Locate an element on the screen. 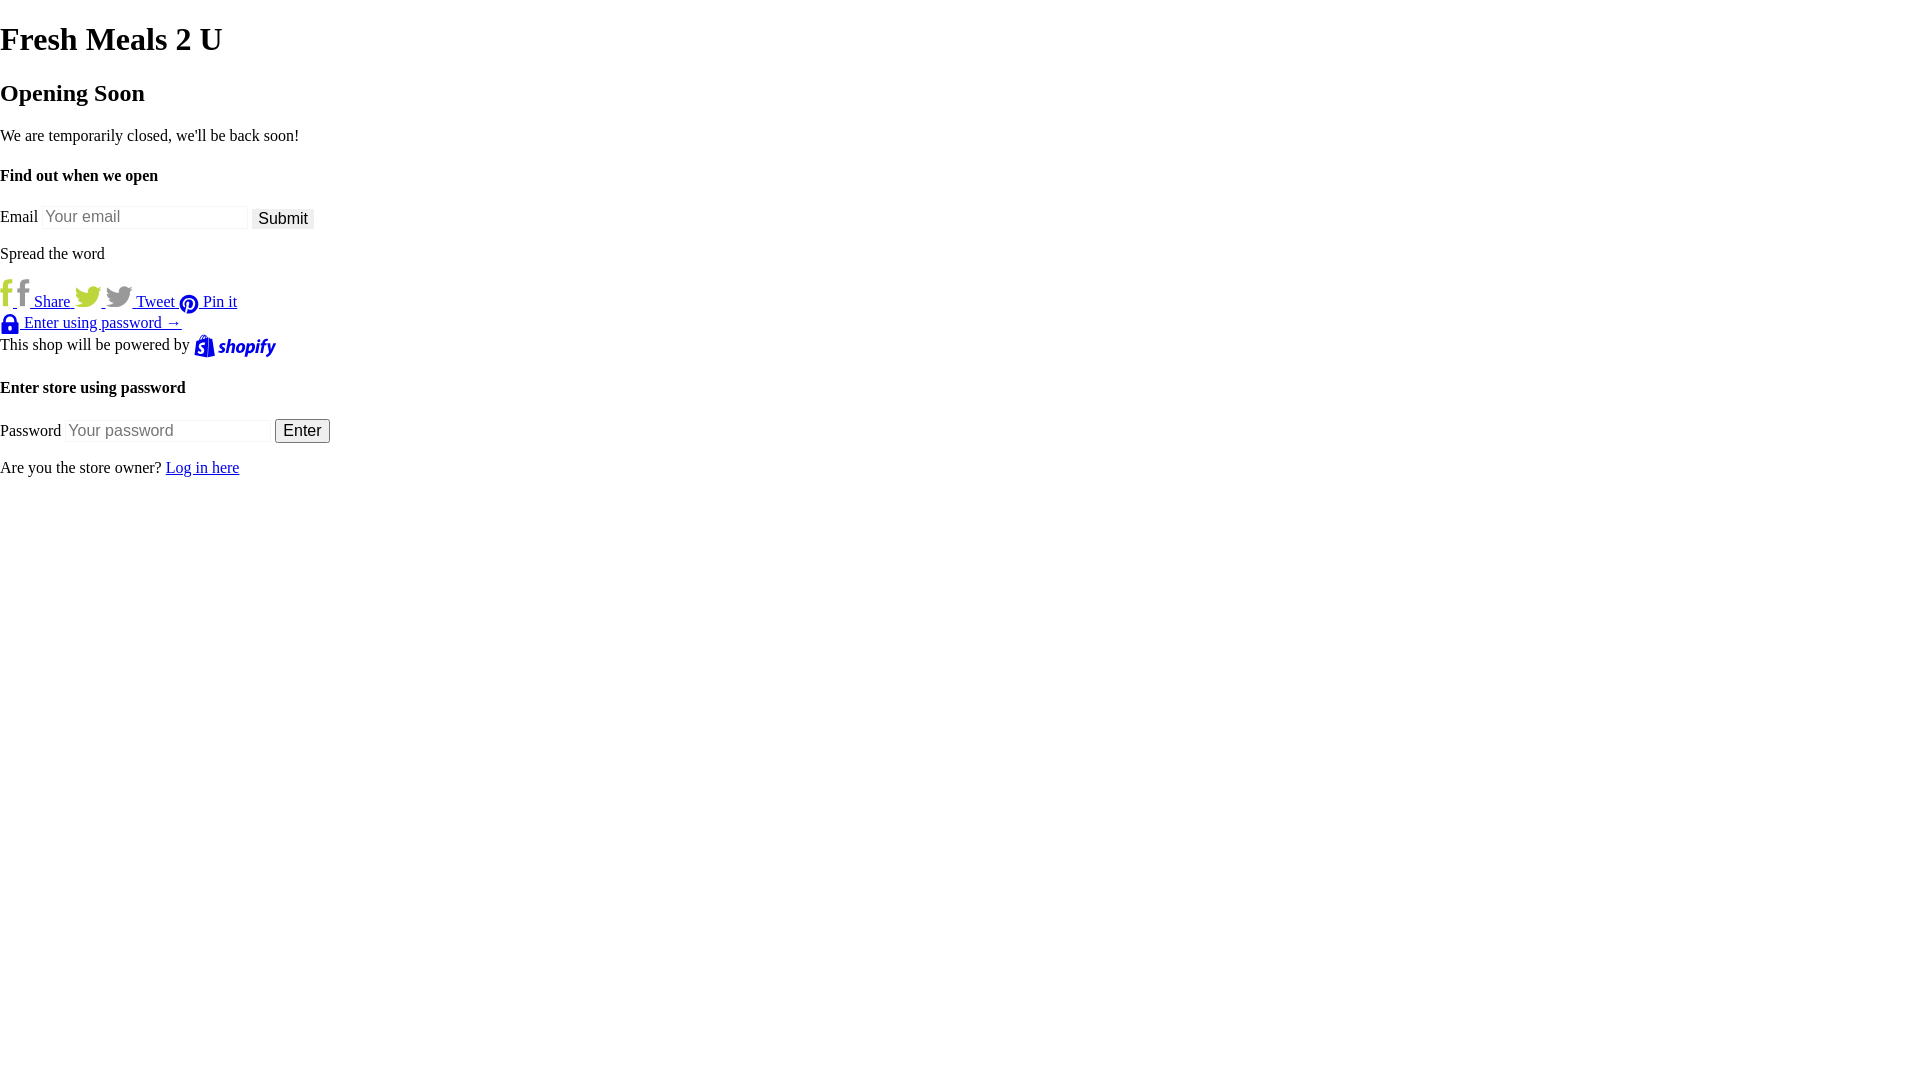  'Share is located at coordinates (37, 301).